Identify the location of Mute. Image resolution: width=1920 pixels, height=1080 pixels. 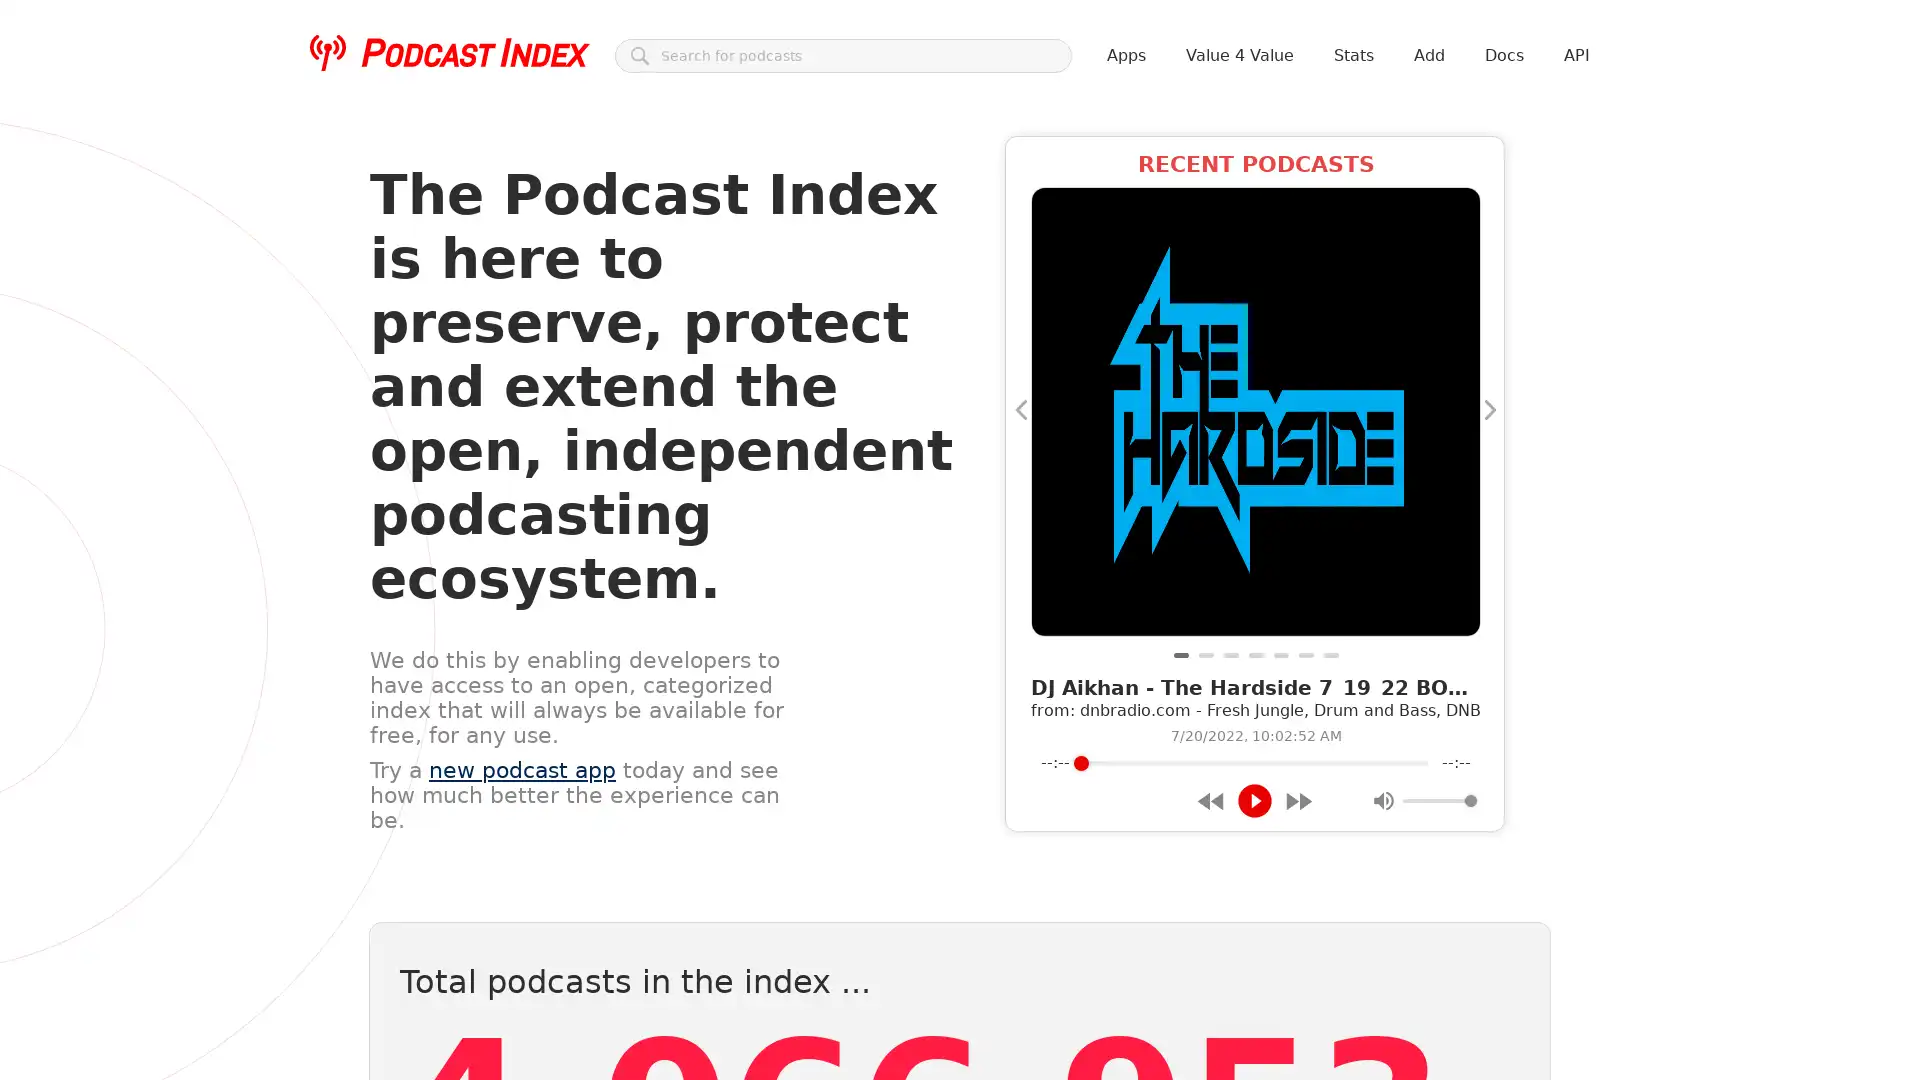
(1382, 800).